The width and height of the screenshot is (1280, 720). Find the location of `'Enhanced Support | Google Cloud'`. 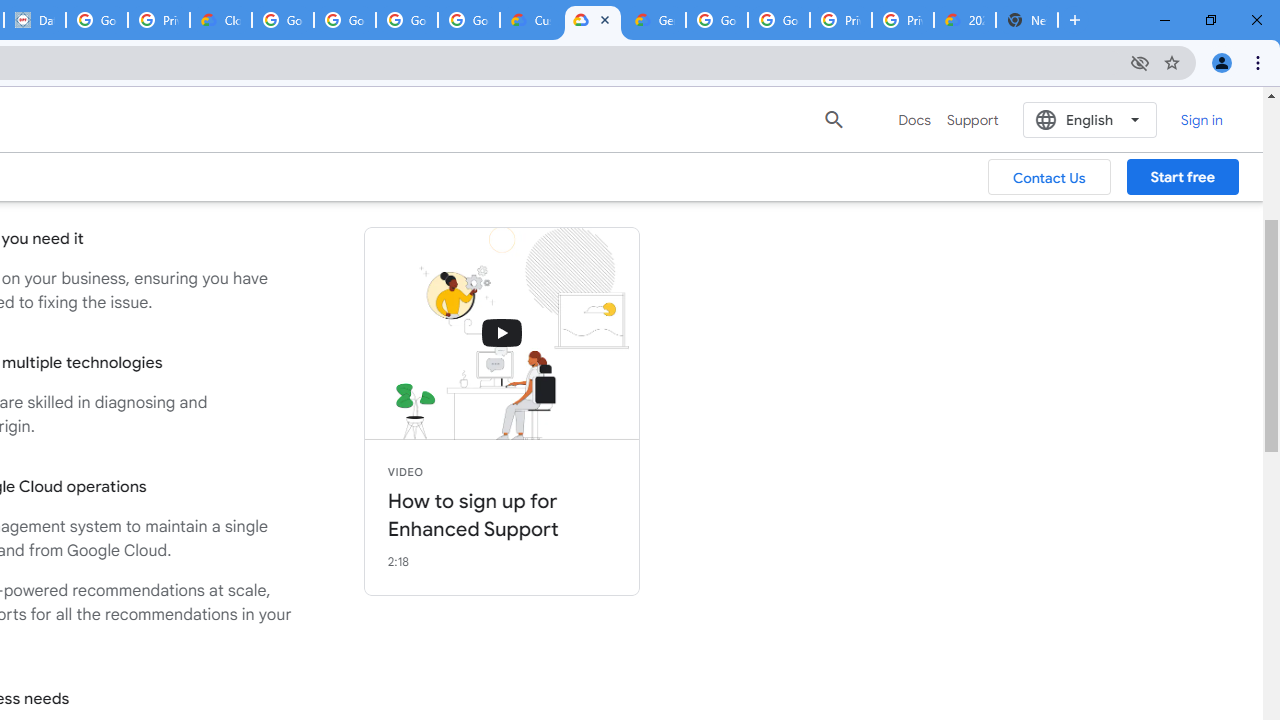

'Enhanced Support | Google Cloud' is located at coordinates (592, 20).